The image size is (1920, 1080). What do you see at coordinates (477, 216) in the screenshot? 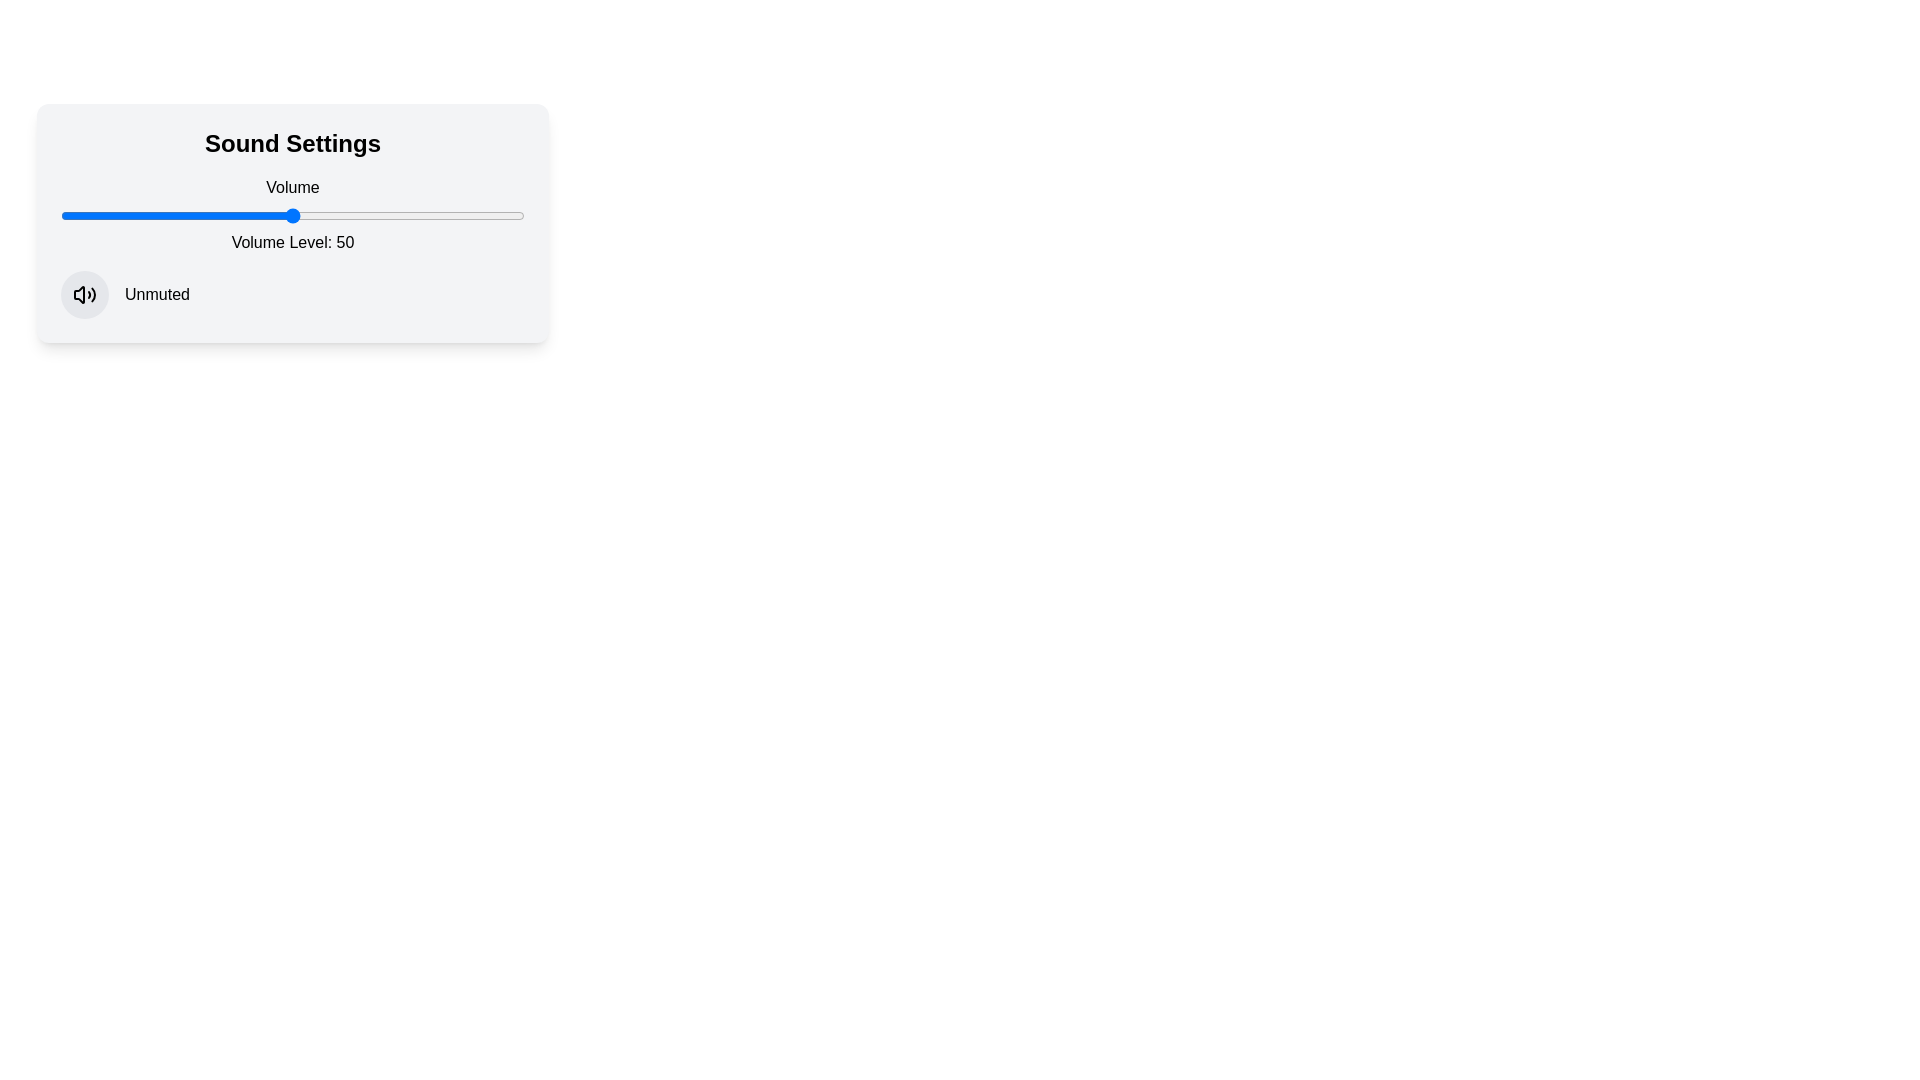
I see `the volume` at bounding box center [477, 216].